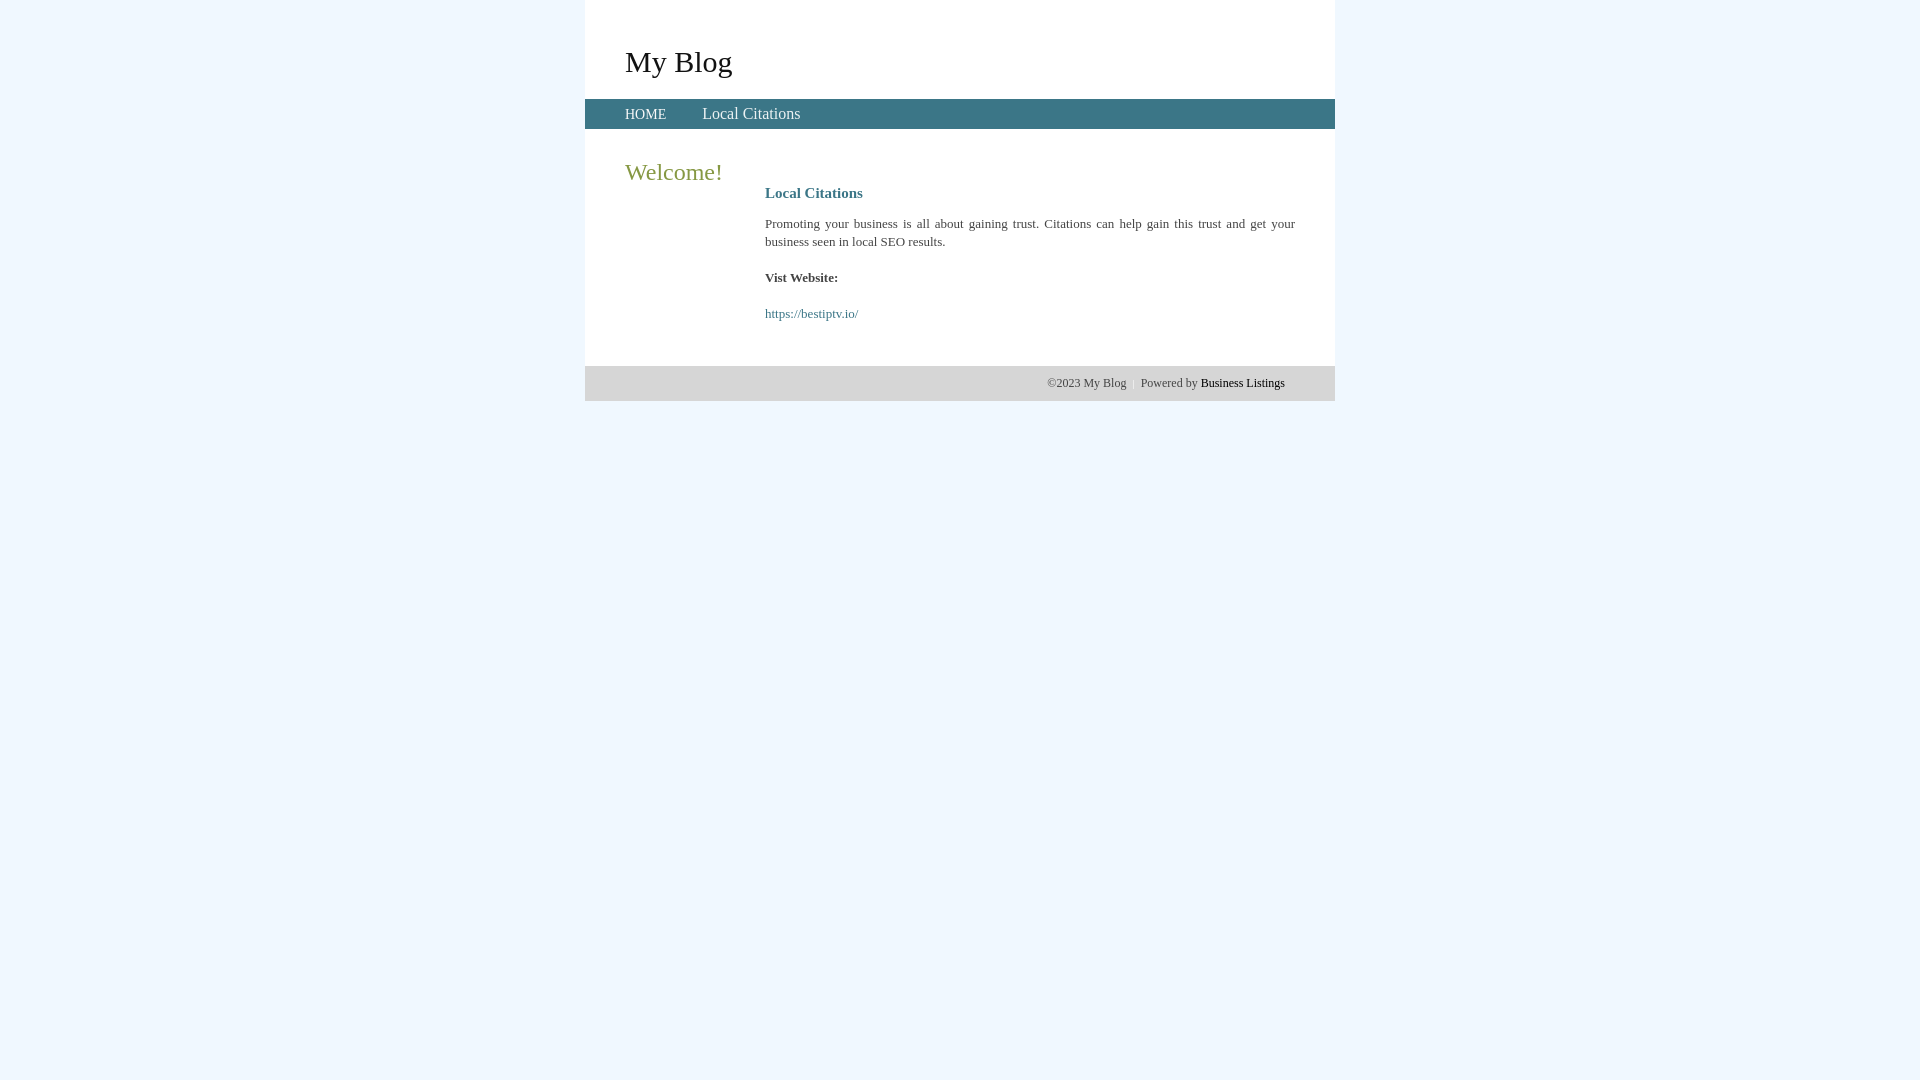 This screenshot has width=1920, height=1080. Describe the element at coordinates (1242, 382) in the screenshot. I see `'Business Listings'` at that location.